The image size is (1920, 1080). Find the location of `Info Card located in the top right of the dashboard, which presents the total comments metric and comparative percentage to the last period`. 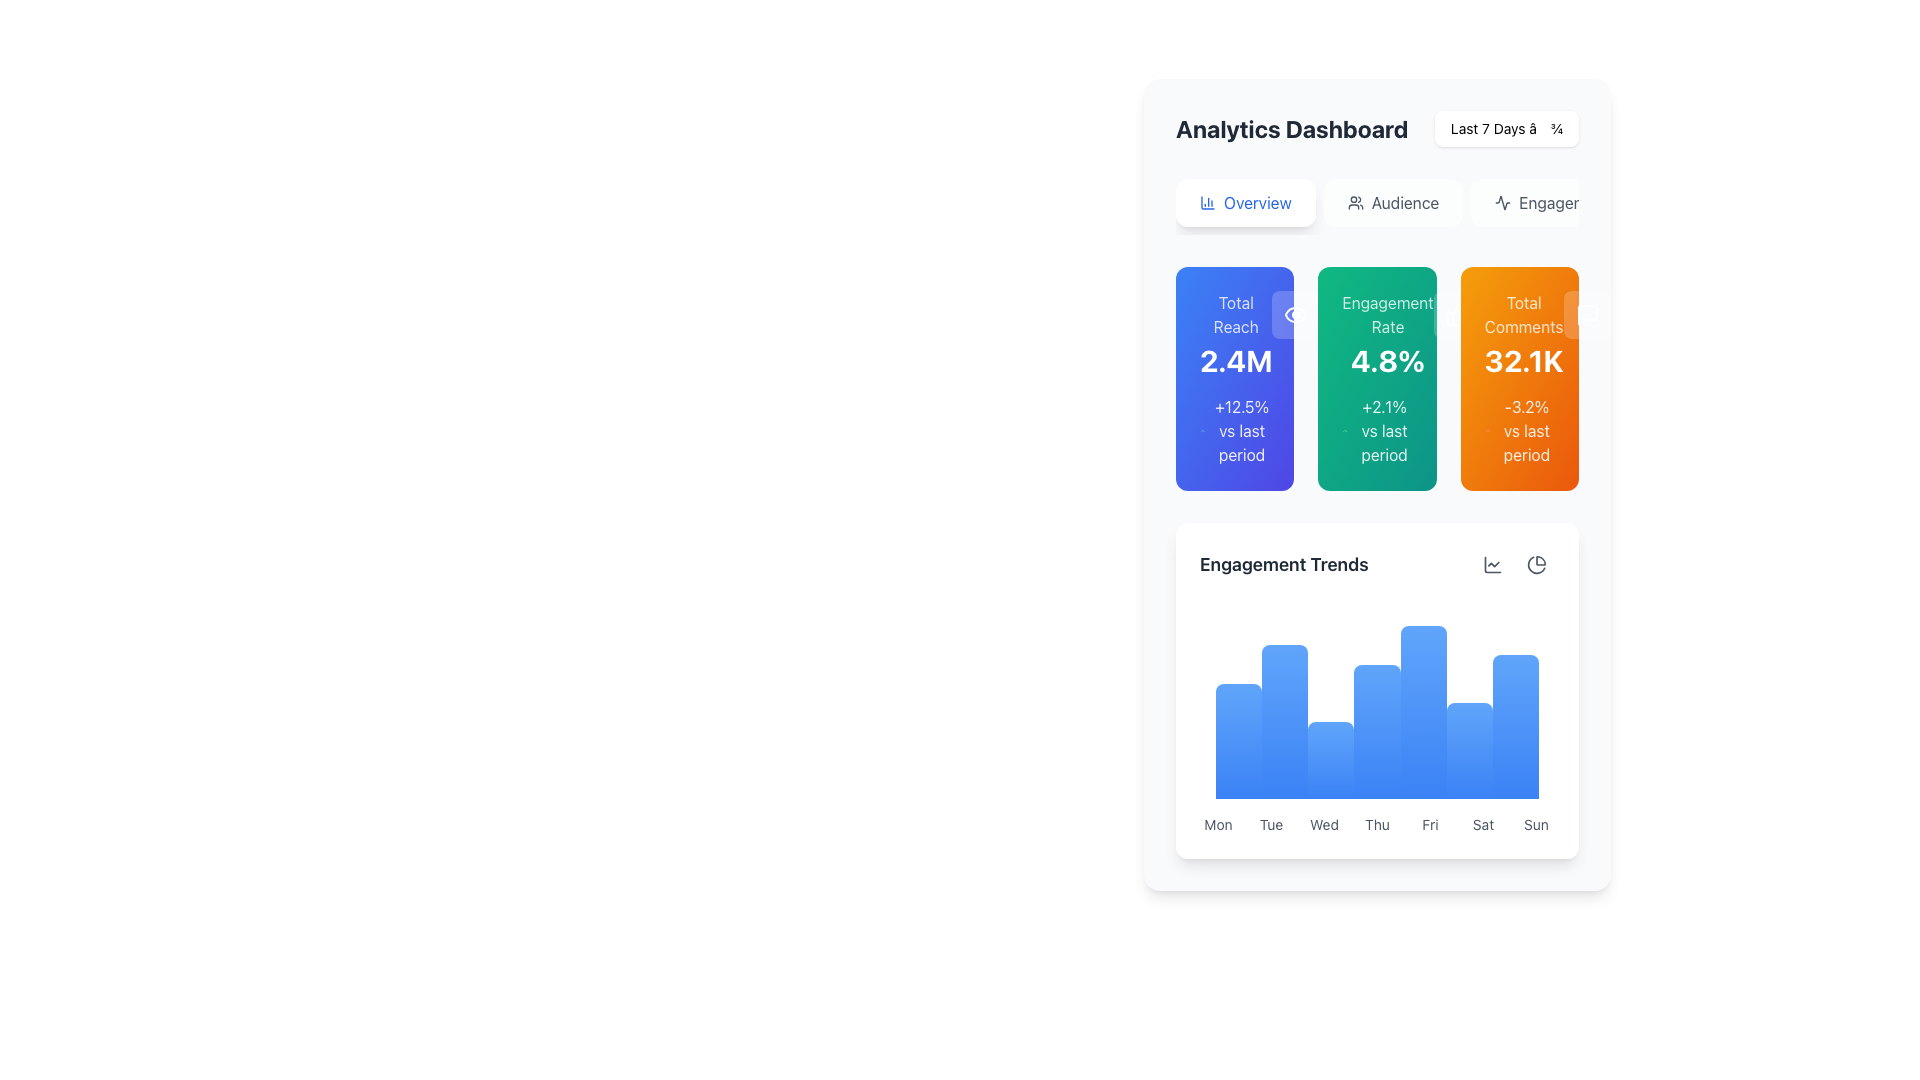

Info Card located in the top right of the dashboard, which presents the total comments metric and comparative percentage to the last period is located at coordinates (1519, 378).